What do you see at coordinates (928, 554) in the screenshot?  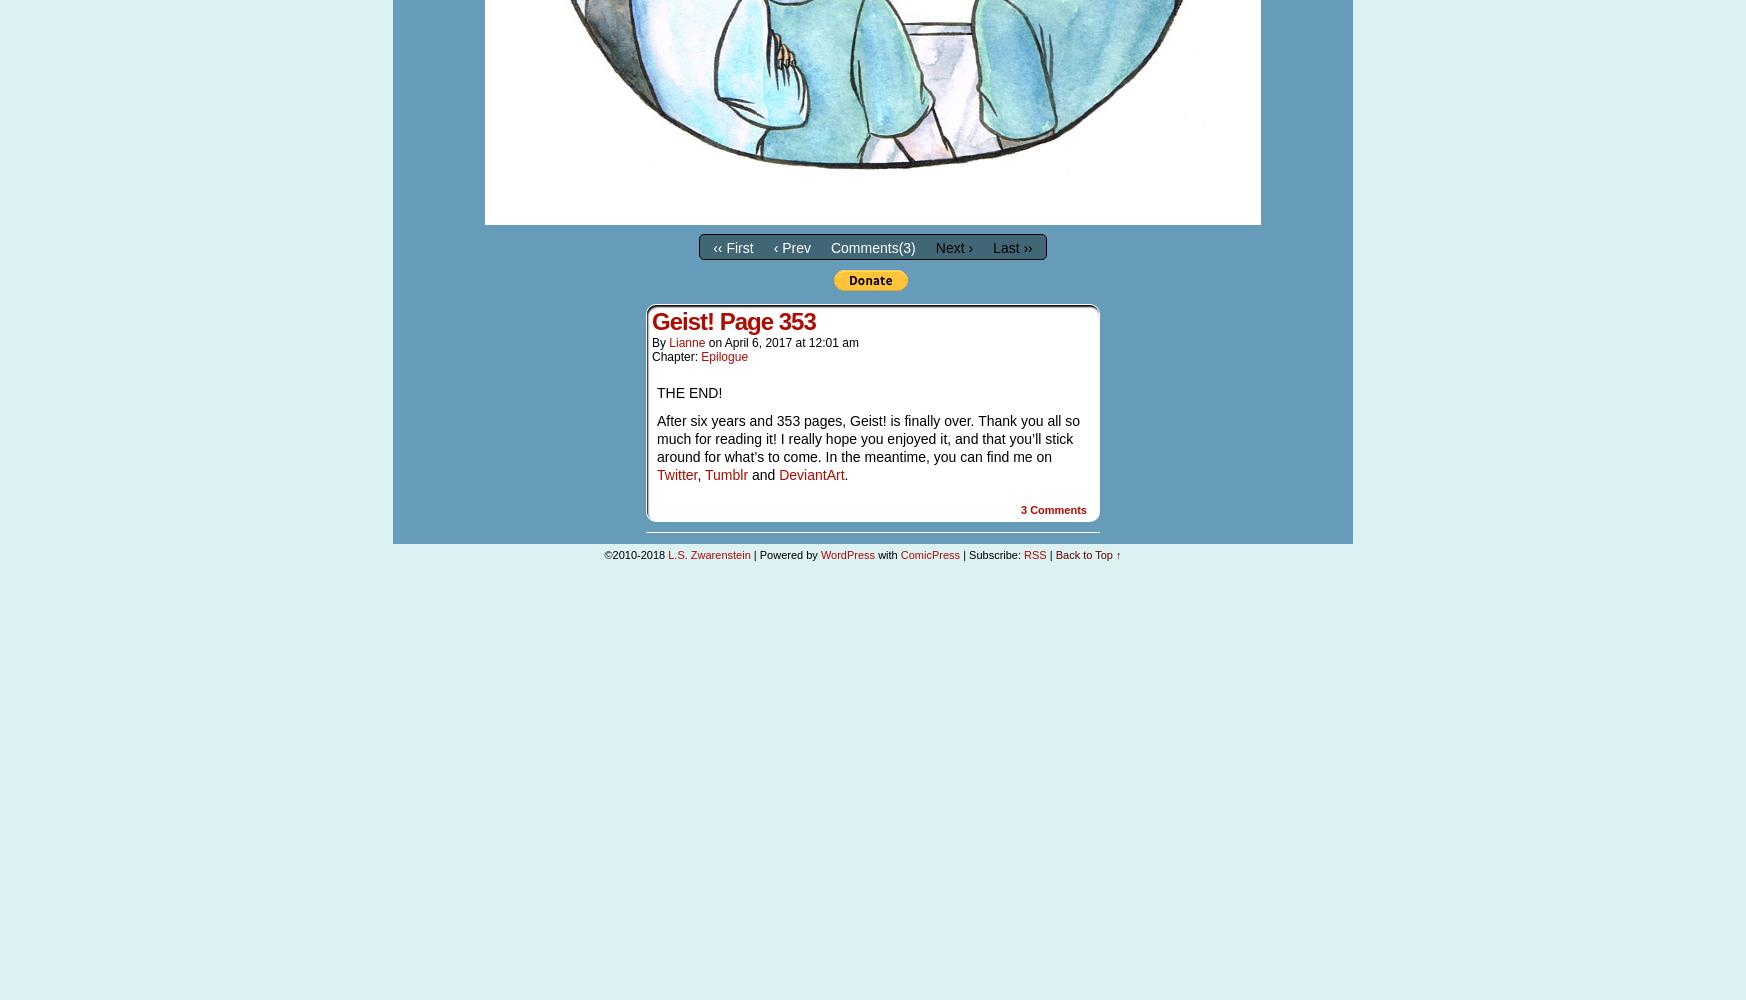 I see `'ComicPress'` at bounding box center [928, 554].